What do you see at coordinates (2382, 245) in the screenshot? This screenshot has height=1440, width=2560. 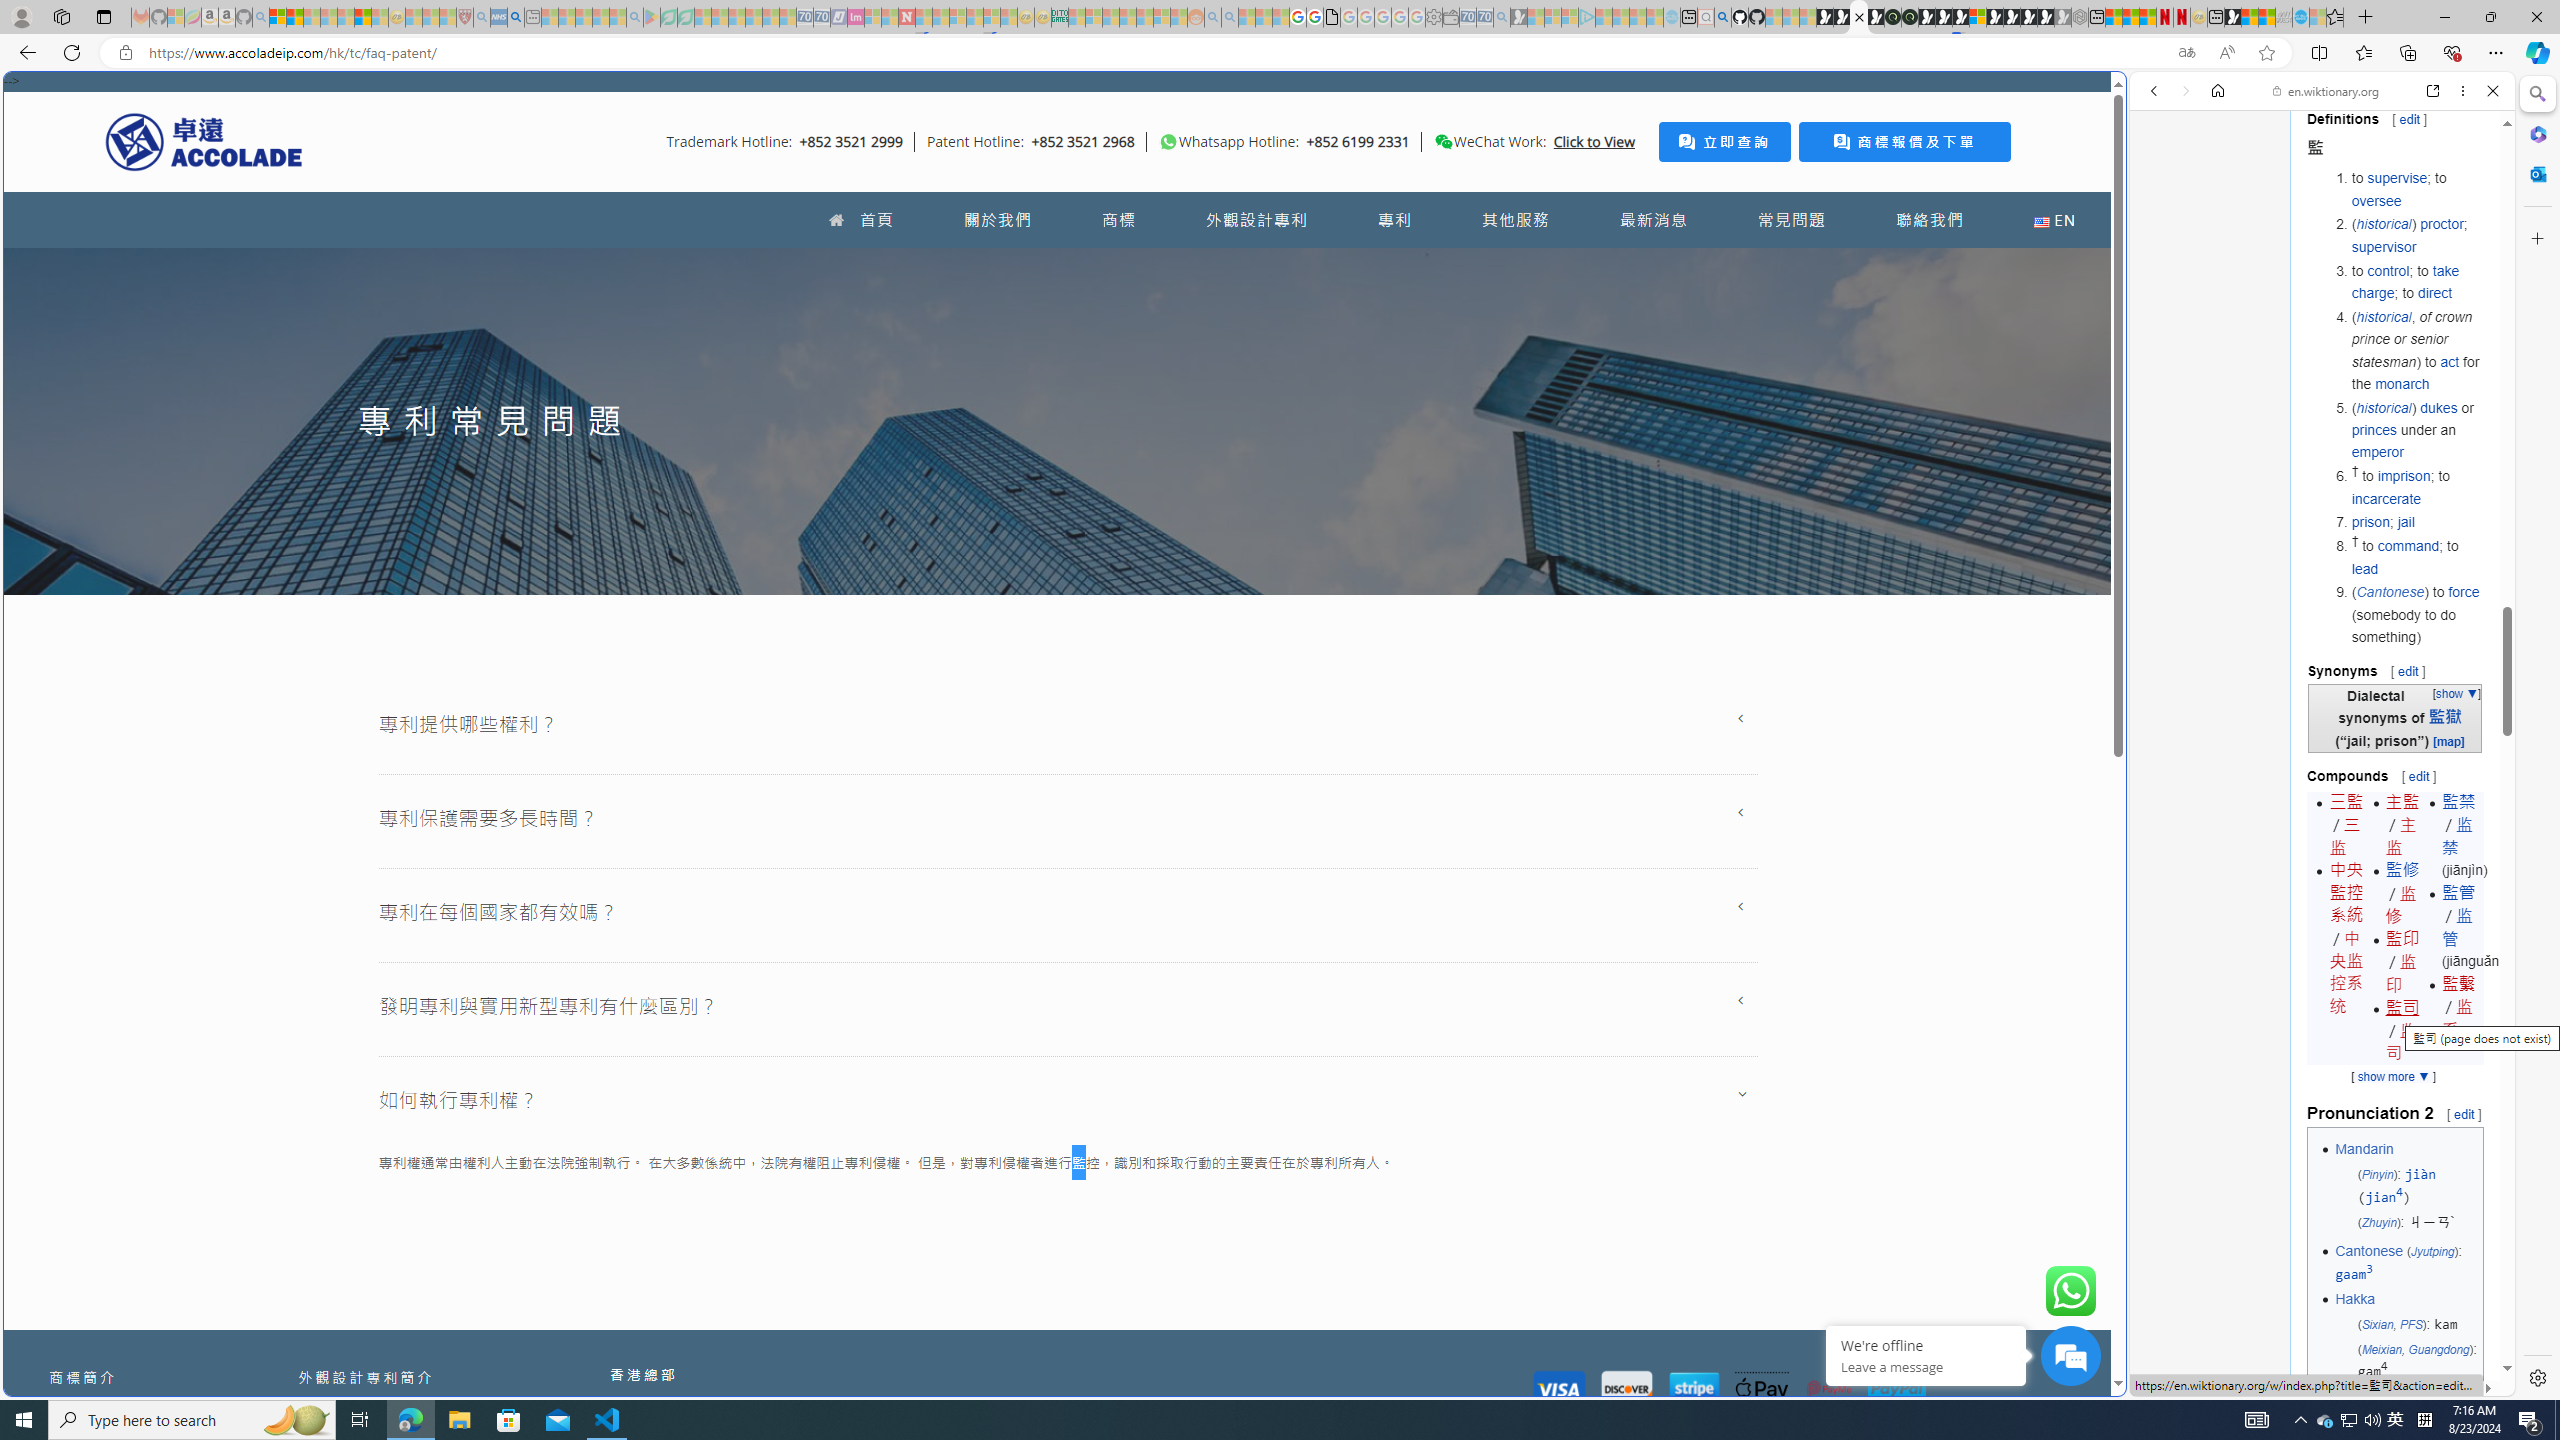 I see `'supervisor'` at bounding box center [2382, 245].